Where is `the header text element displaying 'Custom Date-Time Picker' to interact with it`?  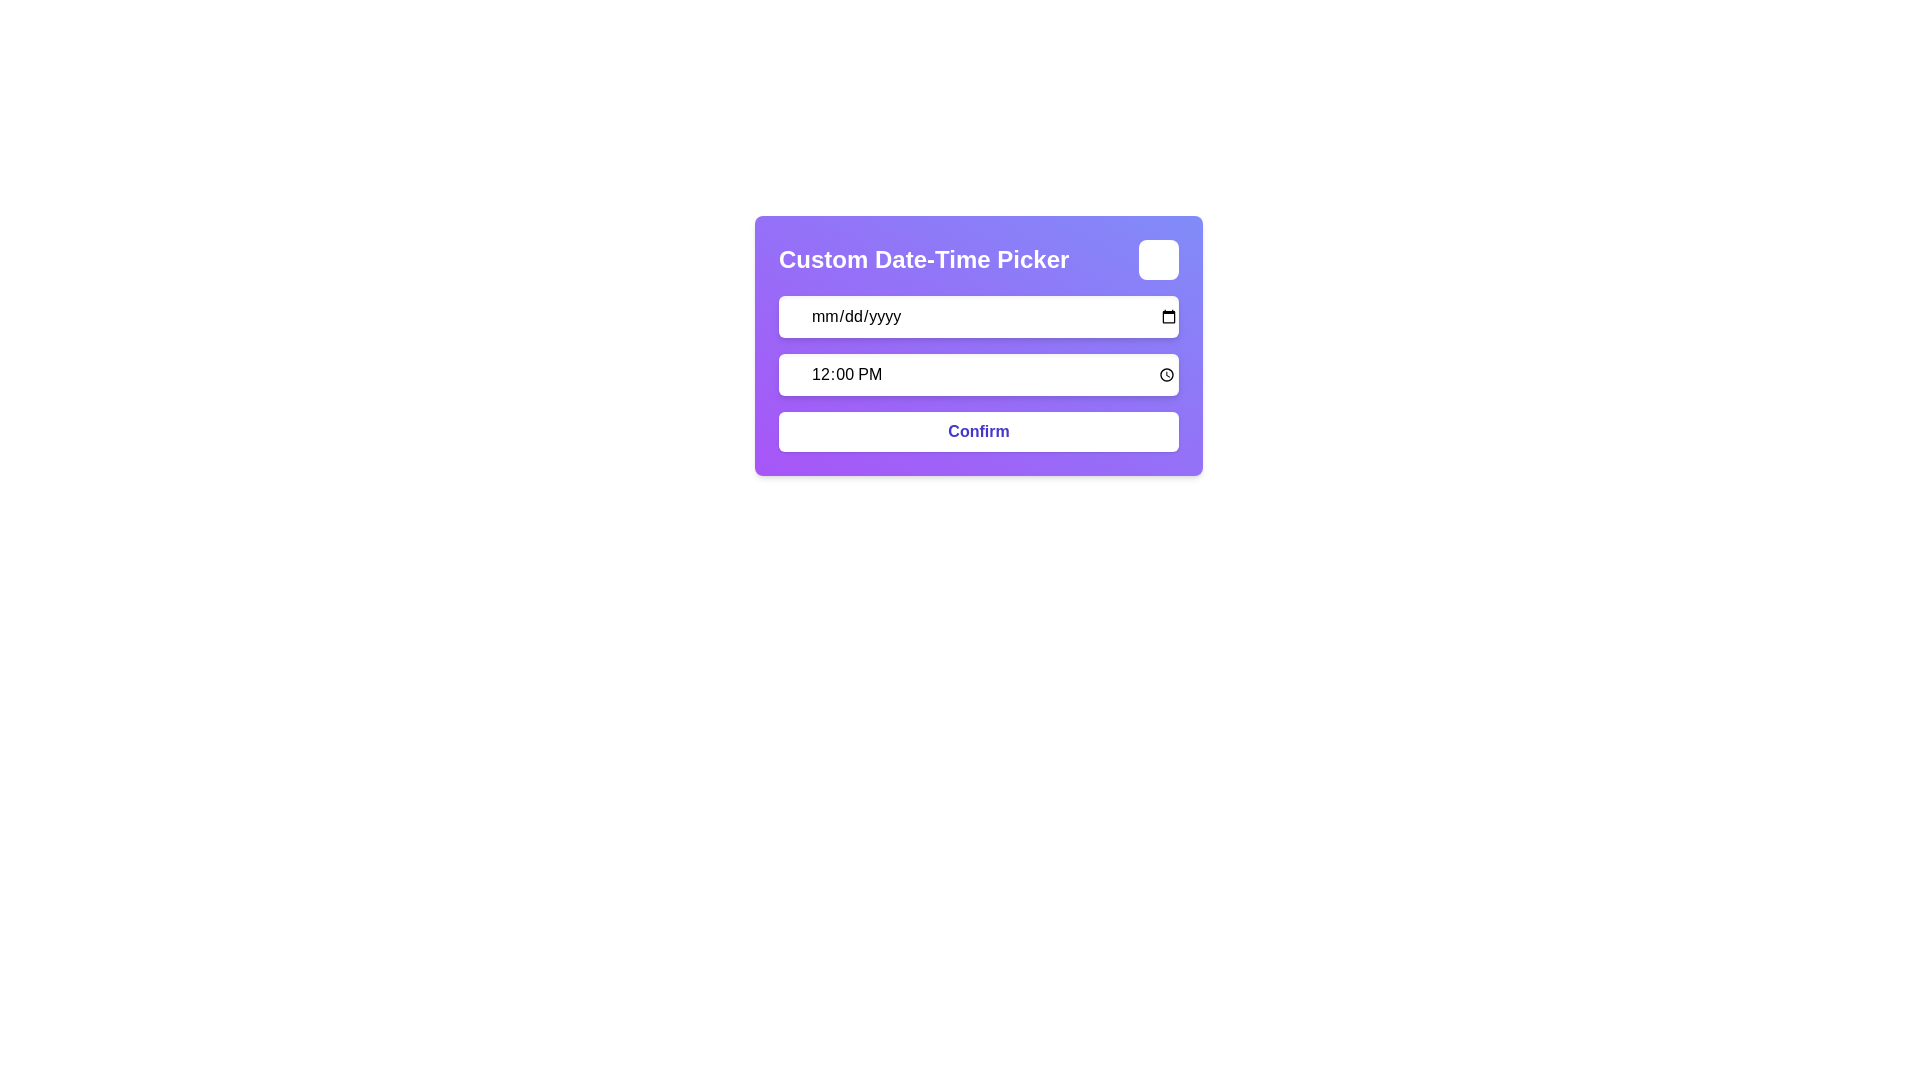 the header text element displaying 'Custom Date-Time Picker' to interact with it is located at coordinates (979, 258).